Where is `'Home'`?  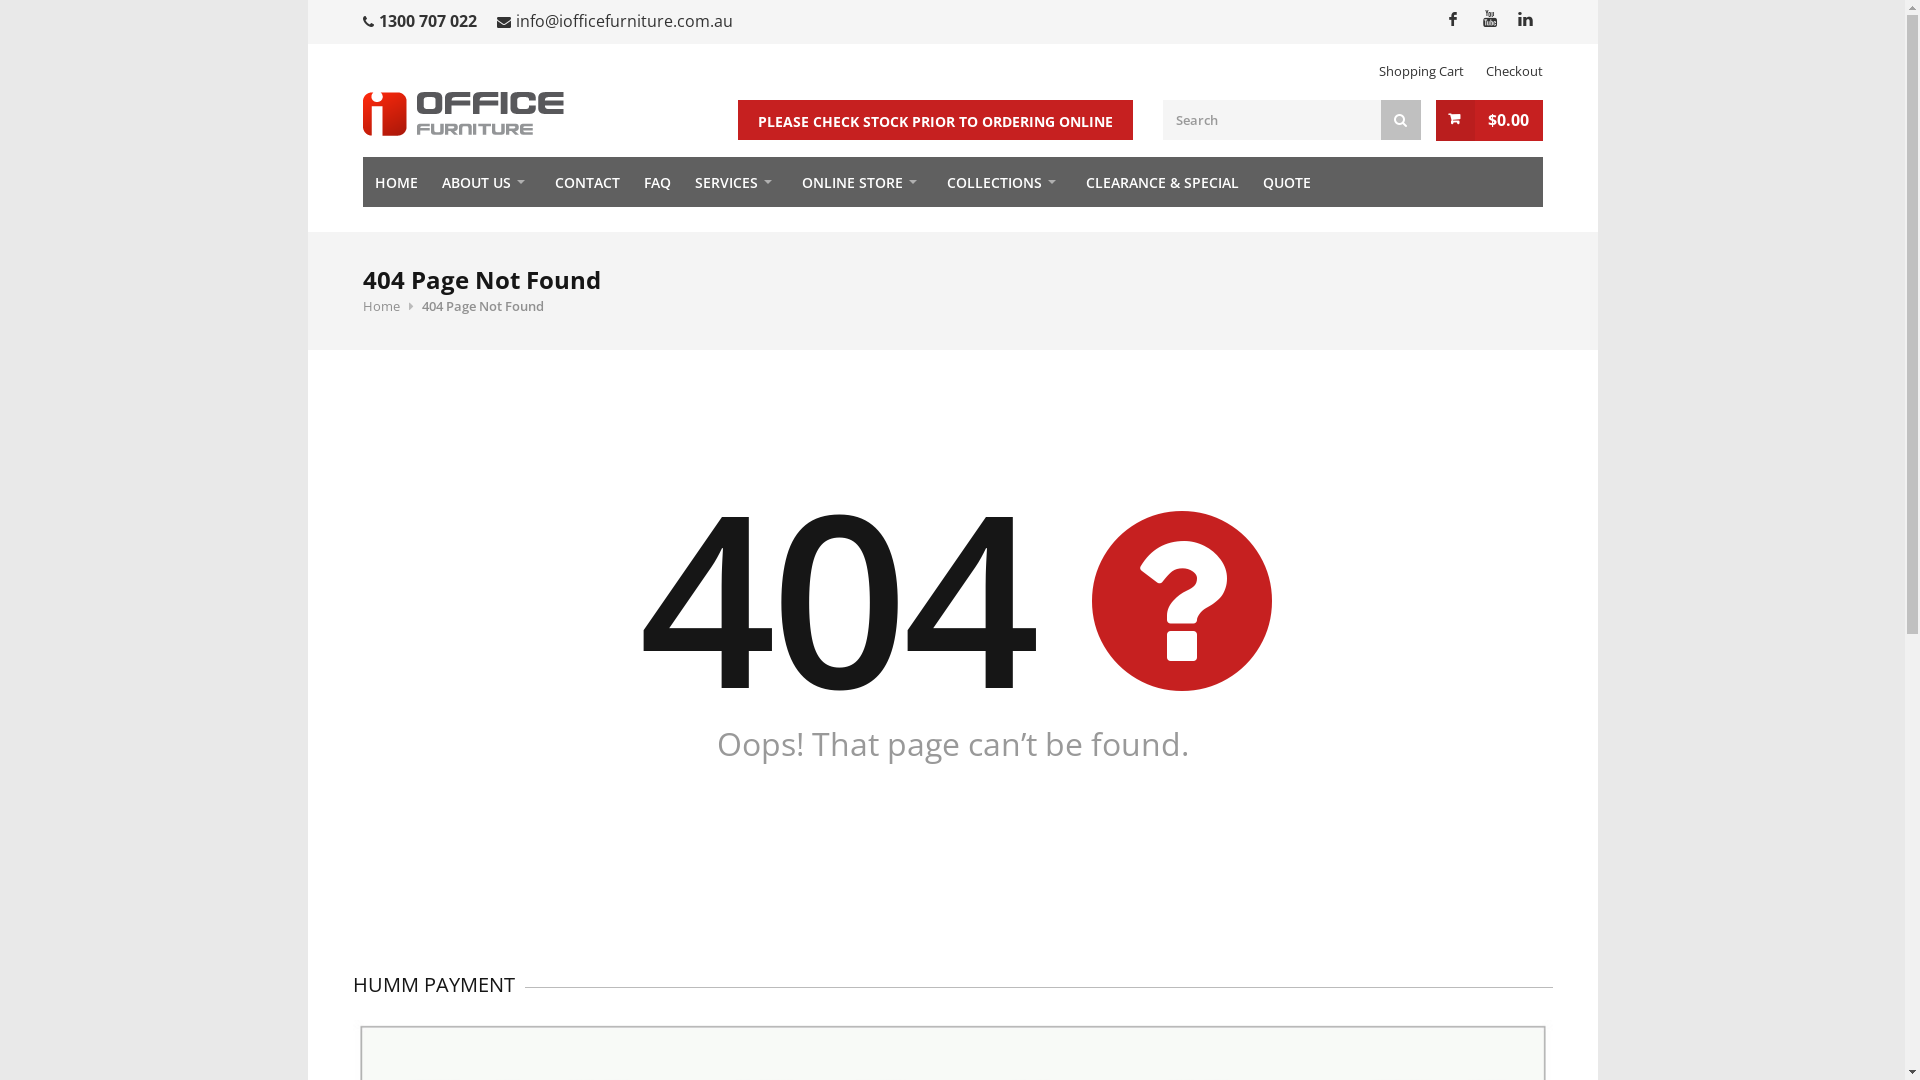
'Home' is located at coordinates (361, 305).